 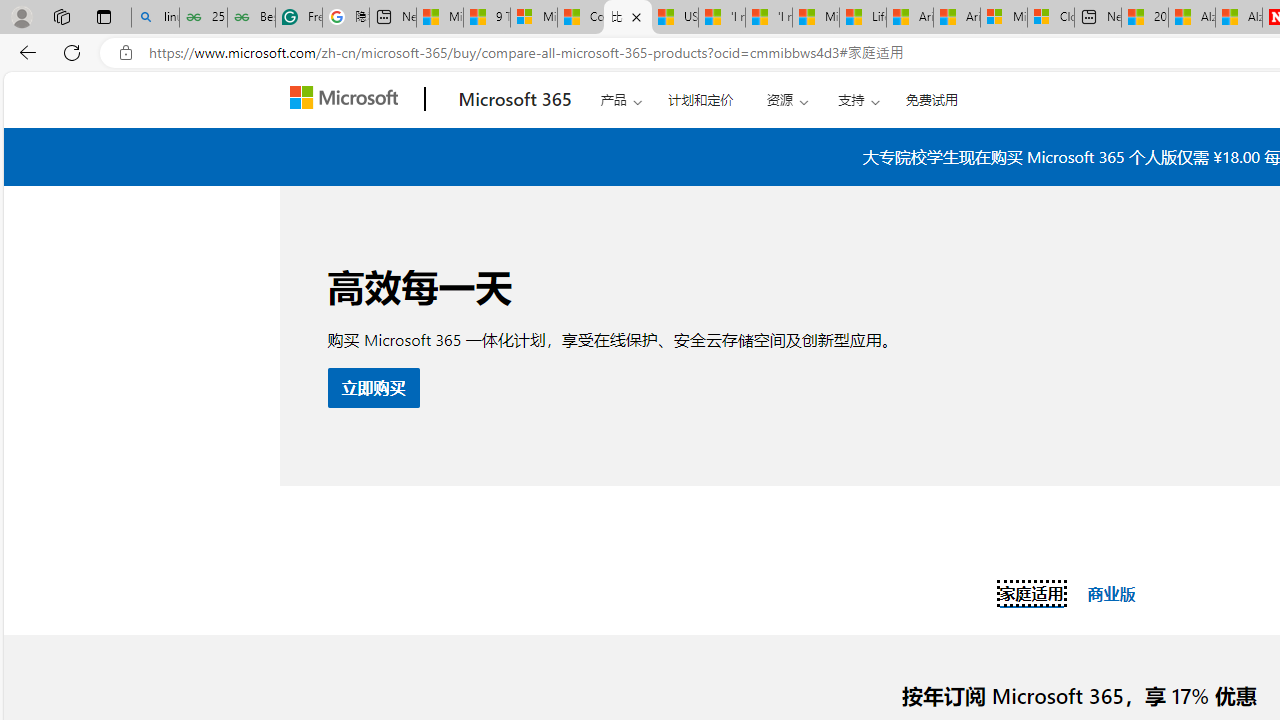 What do you see at coordinates (674, 17) in the screenshot?
I see `'USA TODAY - MSN'` at bounding box center [674, 17].